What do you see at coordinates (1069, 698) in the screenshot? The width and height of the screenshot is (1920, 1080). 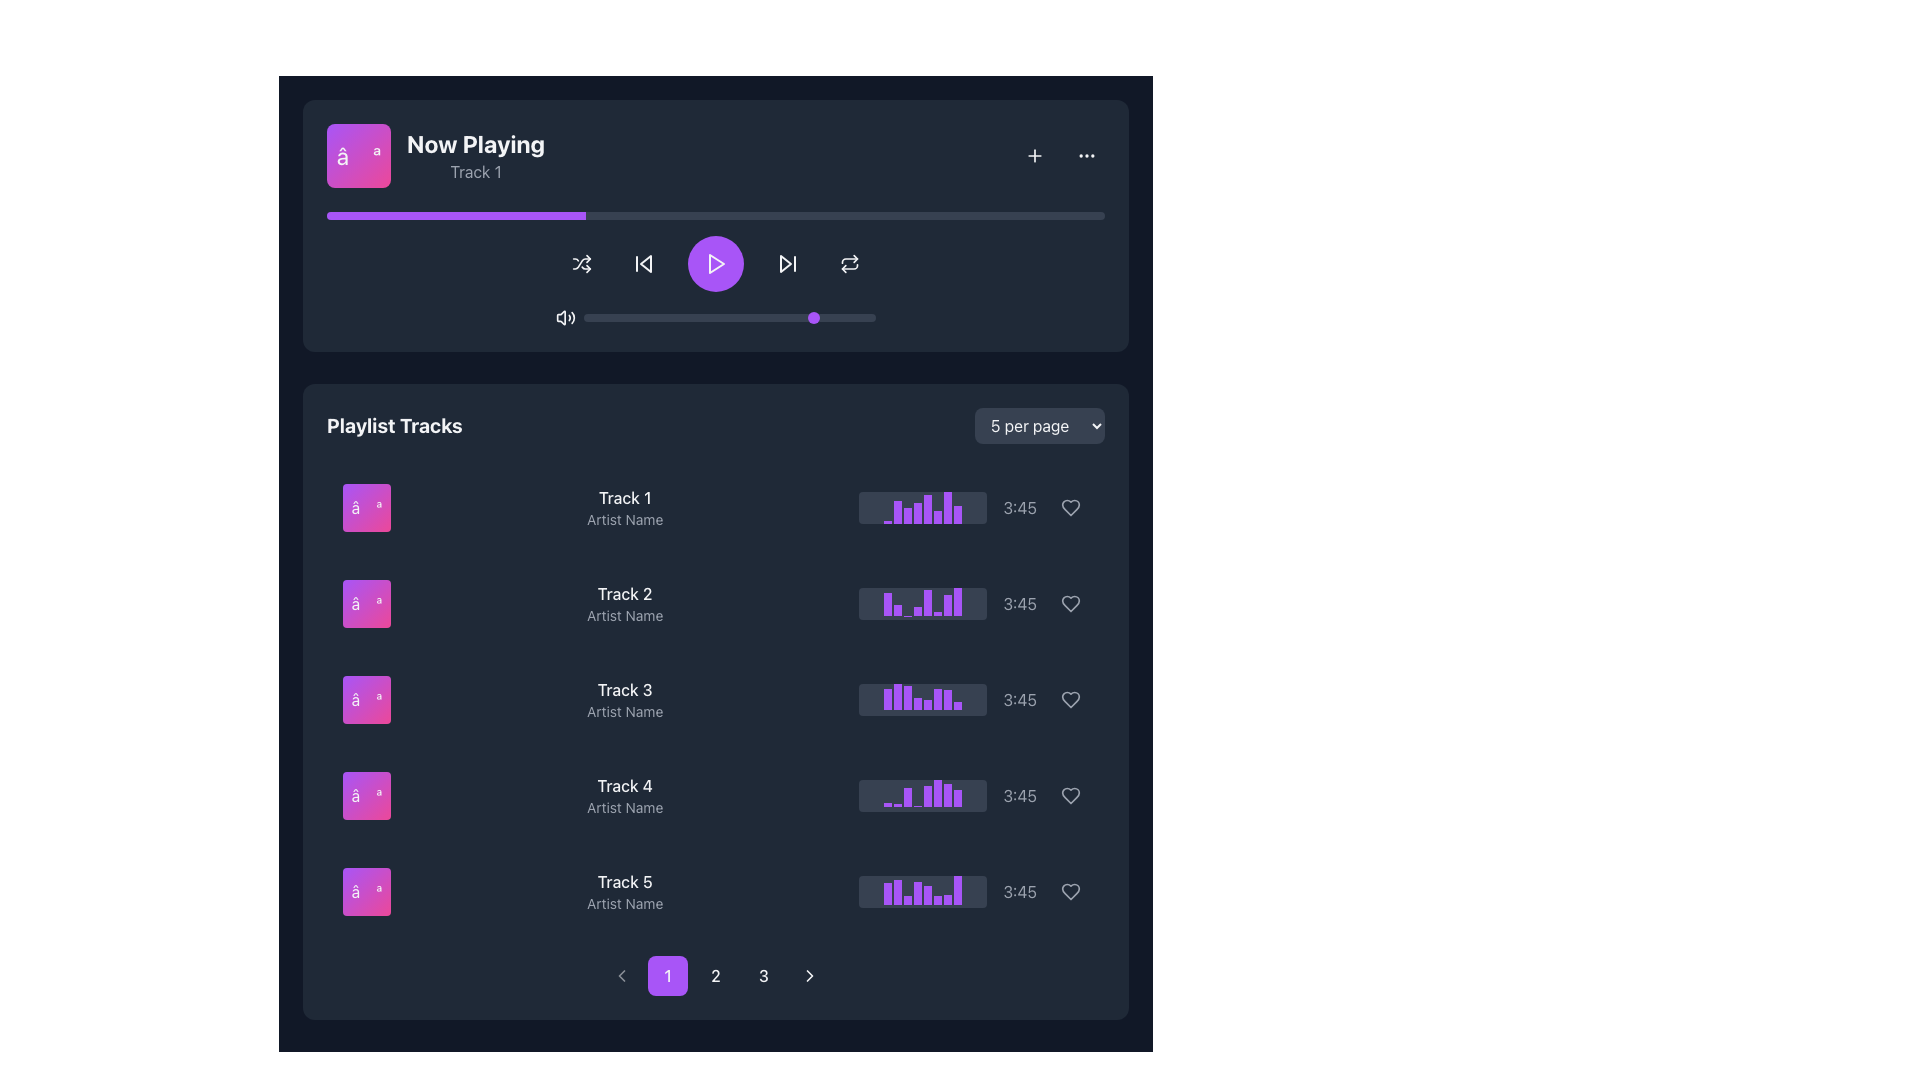 I see `the heart icon button located to the far right of the 'Track 4' row in the playlist` at bounding box center [1069, 698].